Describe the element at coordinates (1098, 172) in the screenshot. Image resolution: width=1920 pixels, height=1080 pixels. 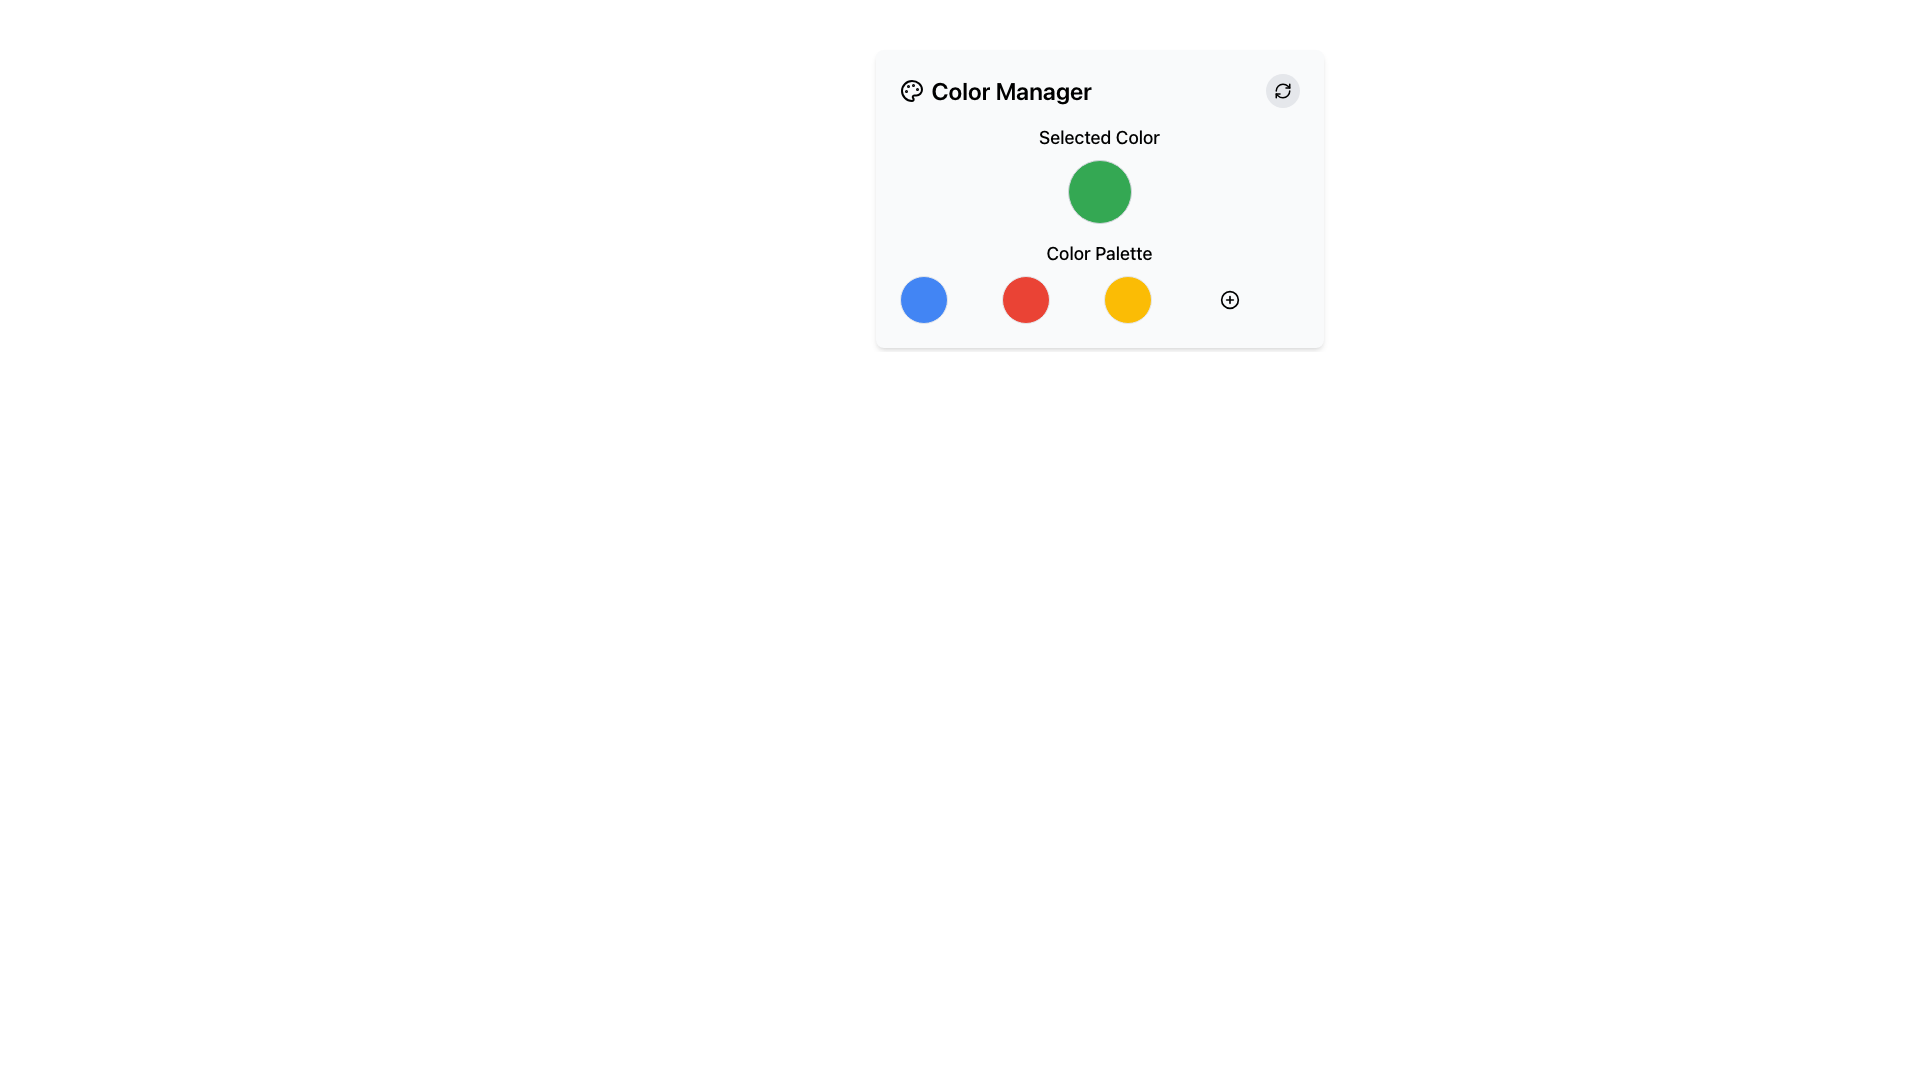
I see `the circular green icon located below the 'Selected Color' text in the 'Color Manager' interface` at that location.